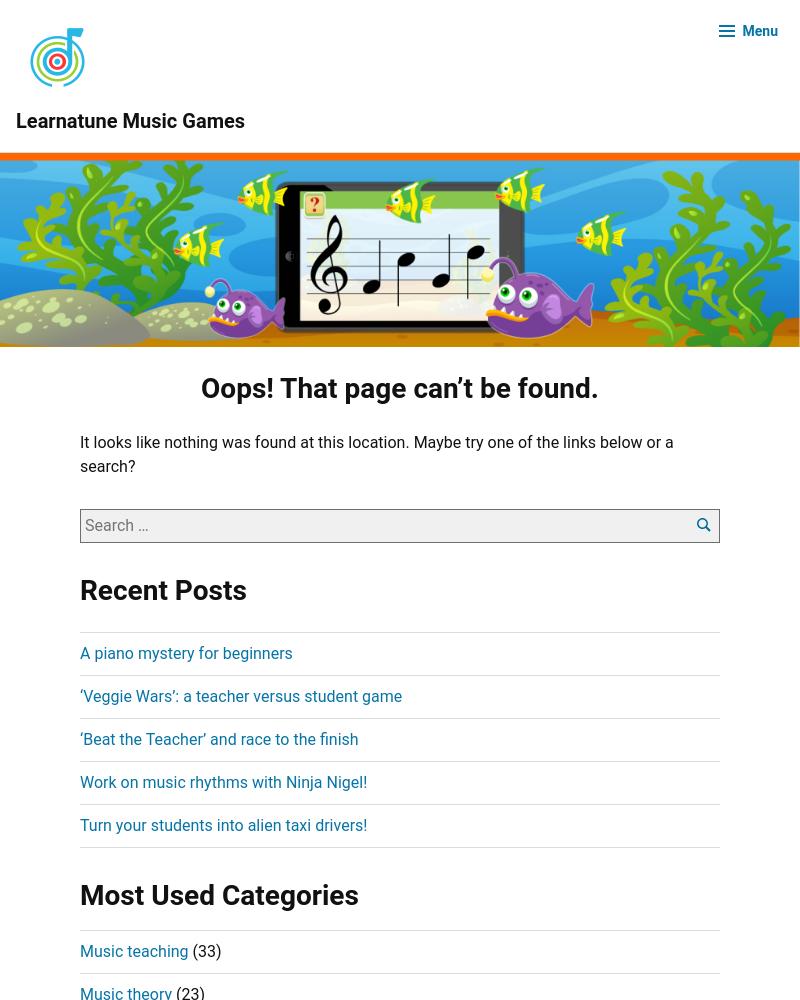 Image resolution: width=800 pixels, height=1000 pixels. What do you see at coordinates (239, 695) in the screenshot?
I see `'‘Veggie Wars’: a teacher versus student game'` at bounding box center [239, 695].